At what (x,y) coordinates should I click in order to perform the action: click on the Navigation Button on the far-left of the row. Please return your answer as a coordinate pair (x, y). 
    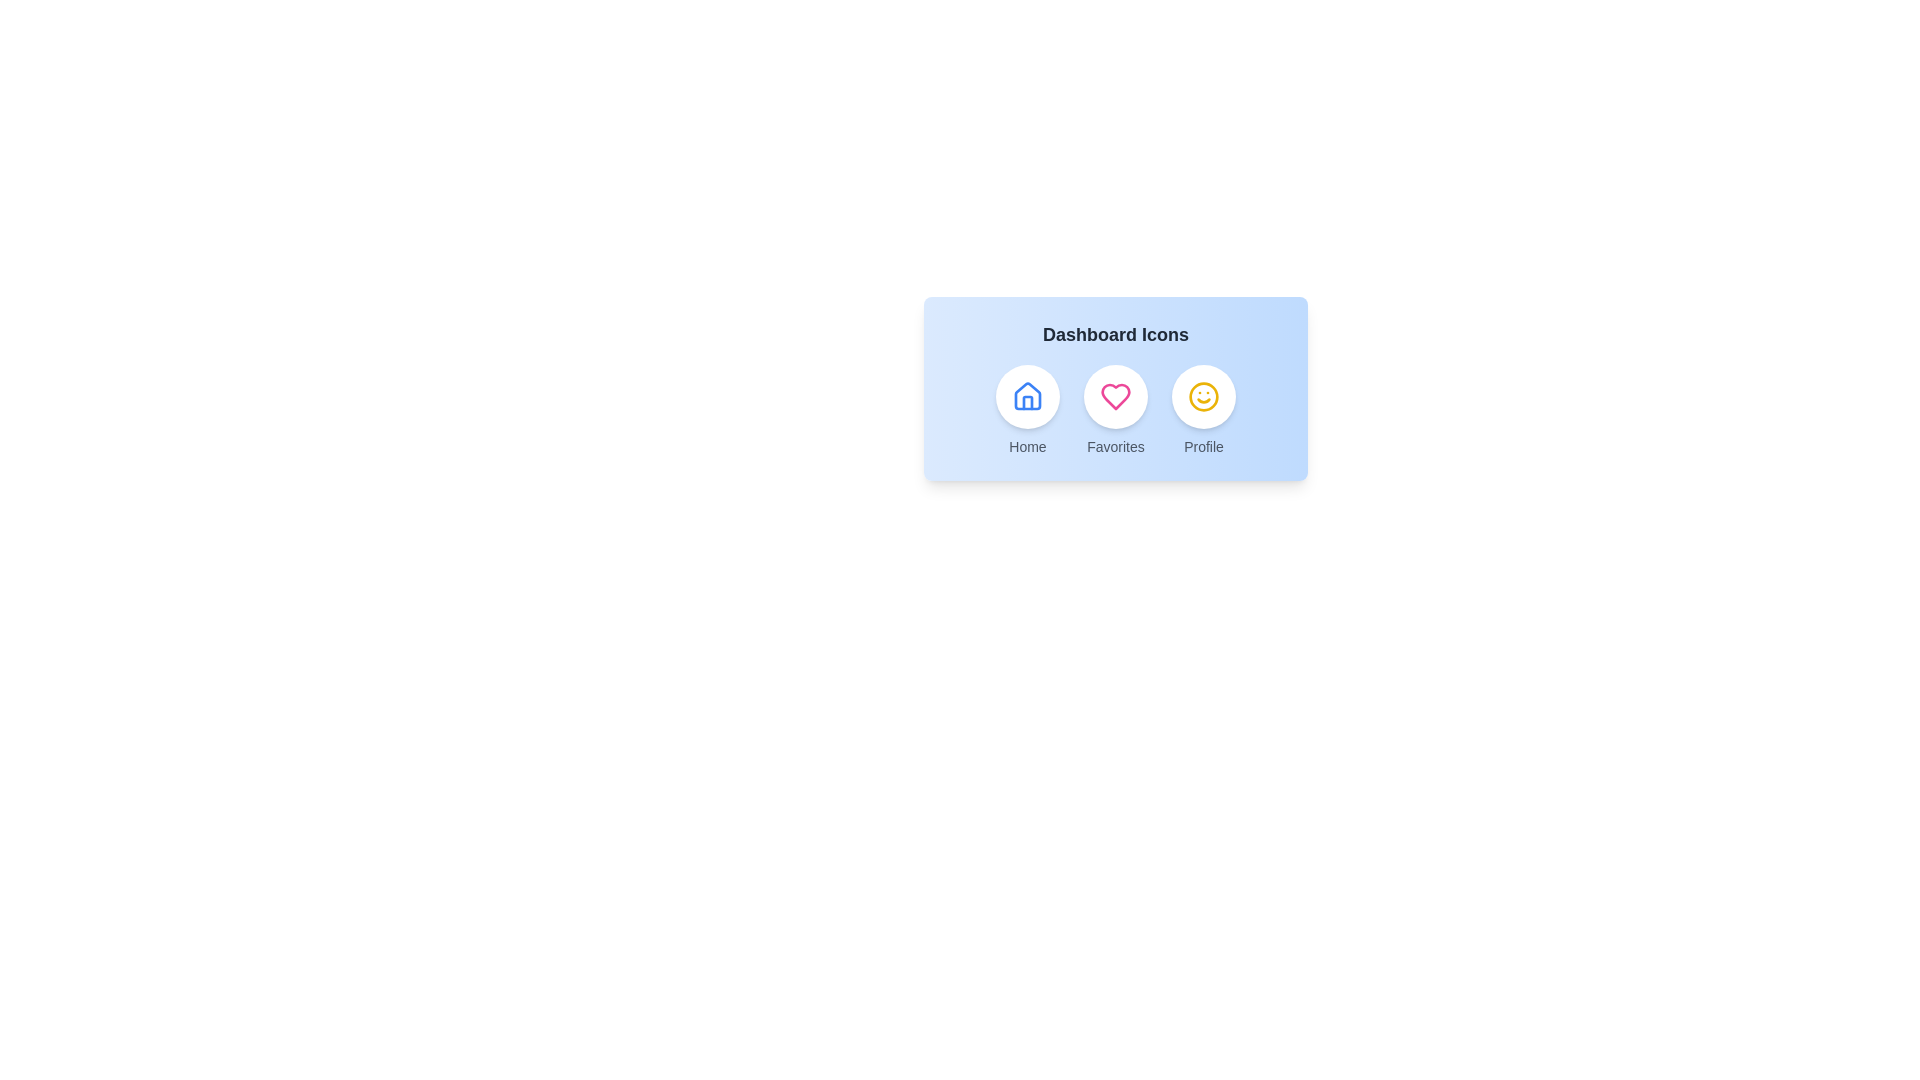
    Looking at the image, I should click on (1027, 410).